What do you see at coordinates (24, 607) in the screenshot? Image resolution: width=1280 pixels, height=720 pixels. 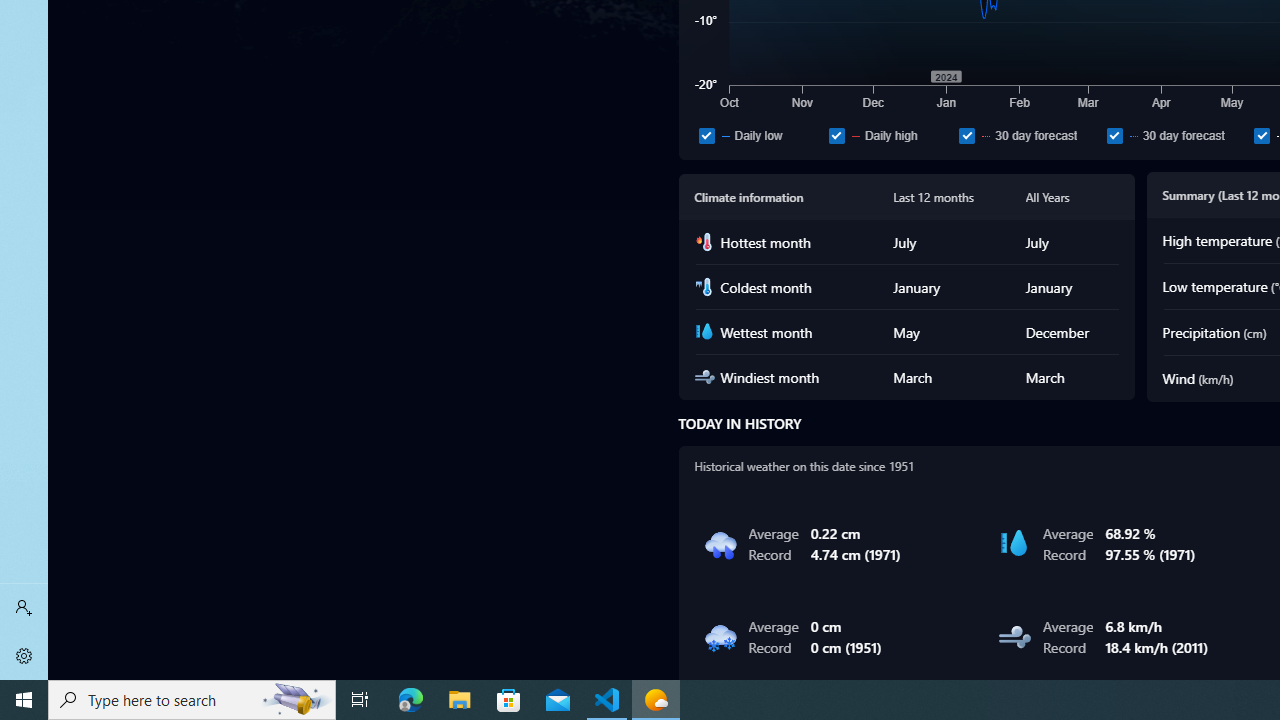 I see `'Sign in'` at bounding box center [24, 607].